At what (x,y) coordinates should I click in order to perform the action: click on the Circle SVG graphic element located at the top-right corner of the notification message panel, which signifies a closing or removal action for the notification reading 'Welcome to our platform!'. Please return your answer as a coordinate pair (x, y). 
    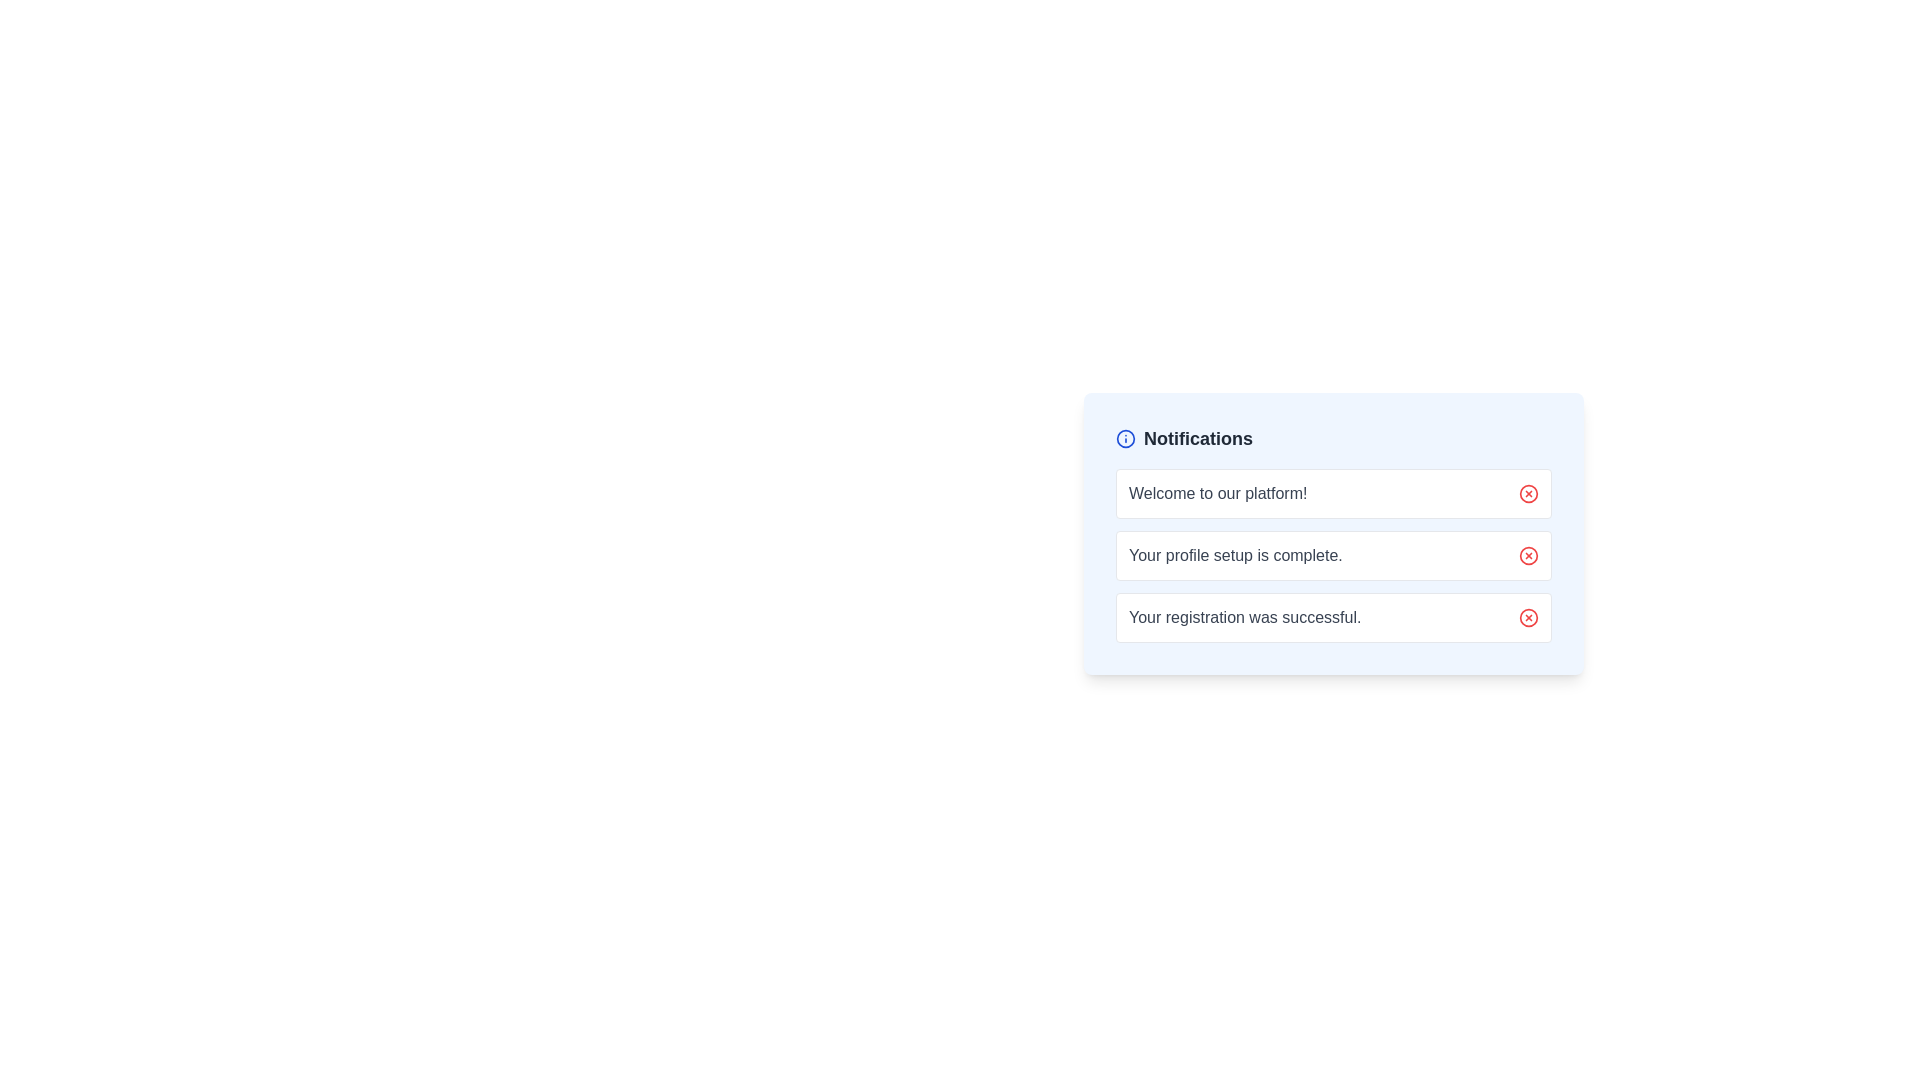
    Looking at the image, I should click on (1528, 493).